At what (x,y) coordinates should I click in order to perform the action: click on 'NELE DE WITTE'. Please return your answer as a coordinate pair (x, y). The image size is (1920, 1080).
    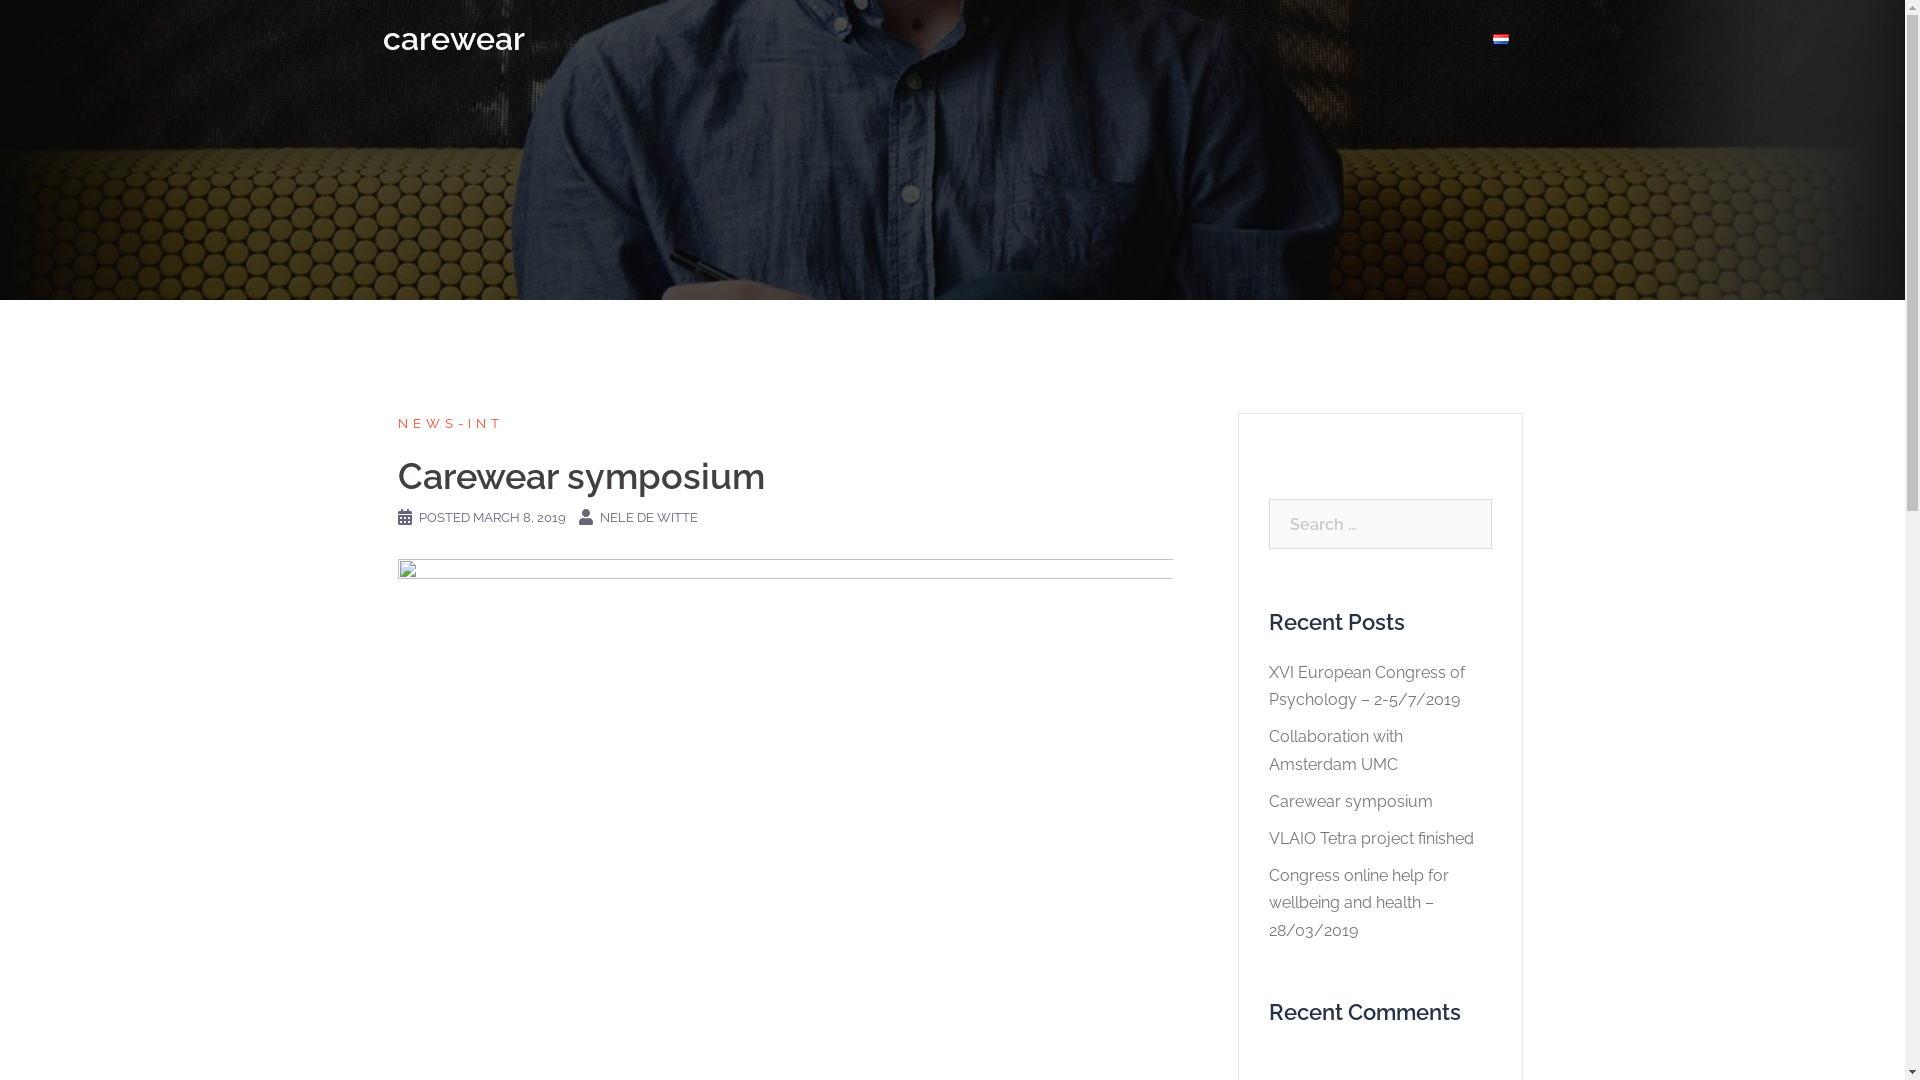
    Looking at the image, I should click on (648, 516).